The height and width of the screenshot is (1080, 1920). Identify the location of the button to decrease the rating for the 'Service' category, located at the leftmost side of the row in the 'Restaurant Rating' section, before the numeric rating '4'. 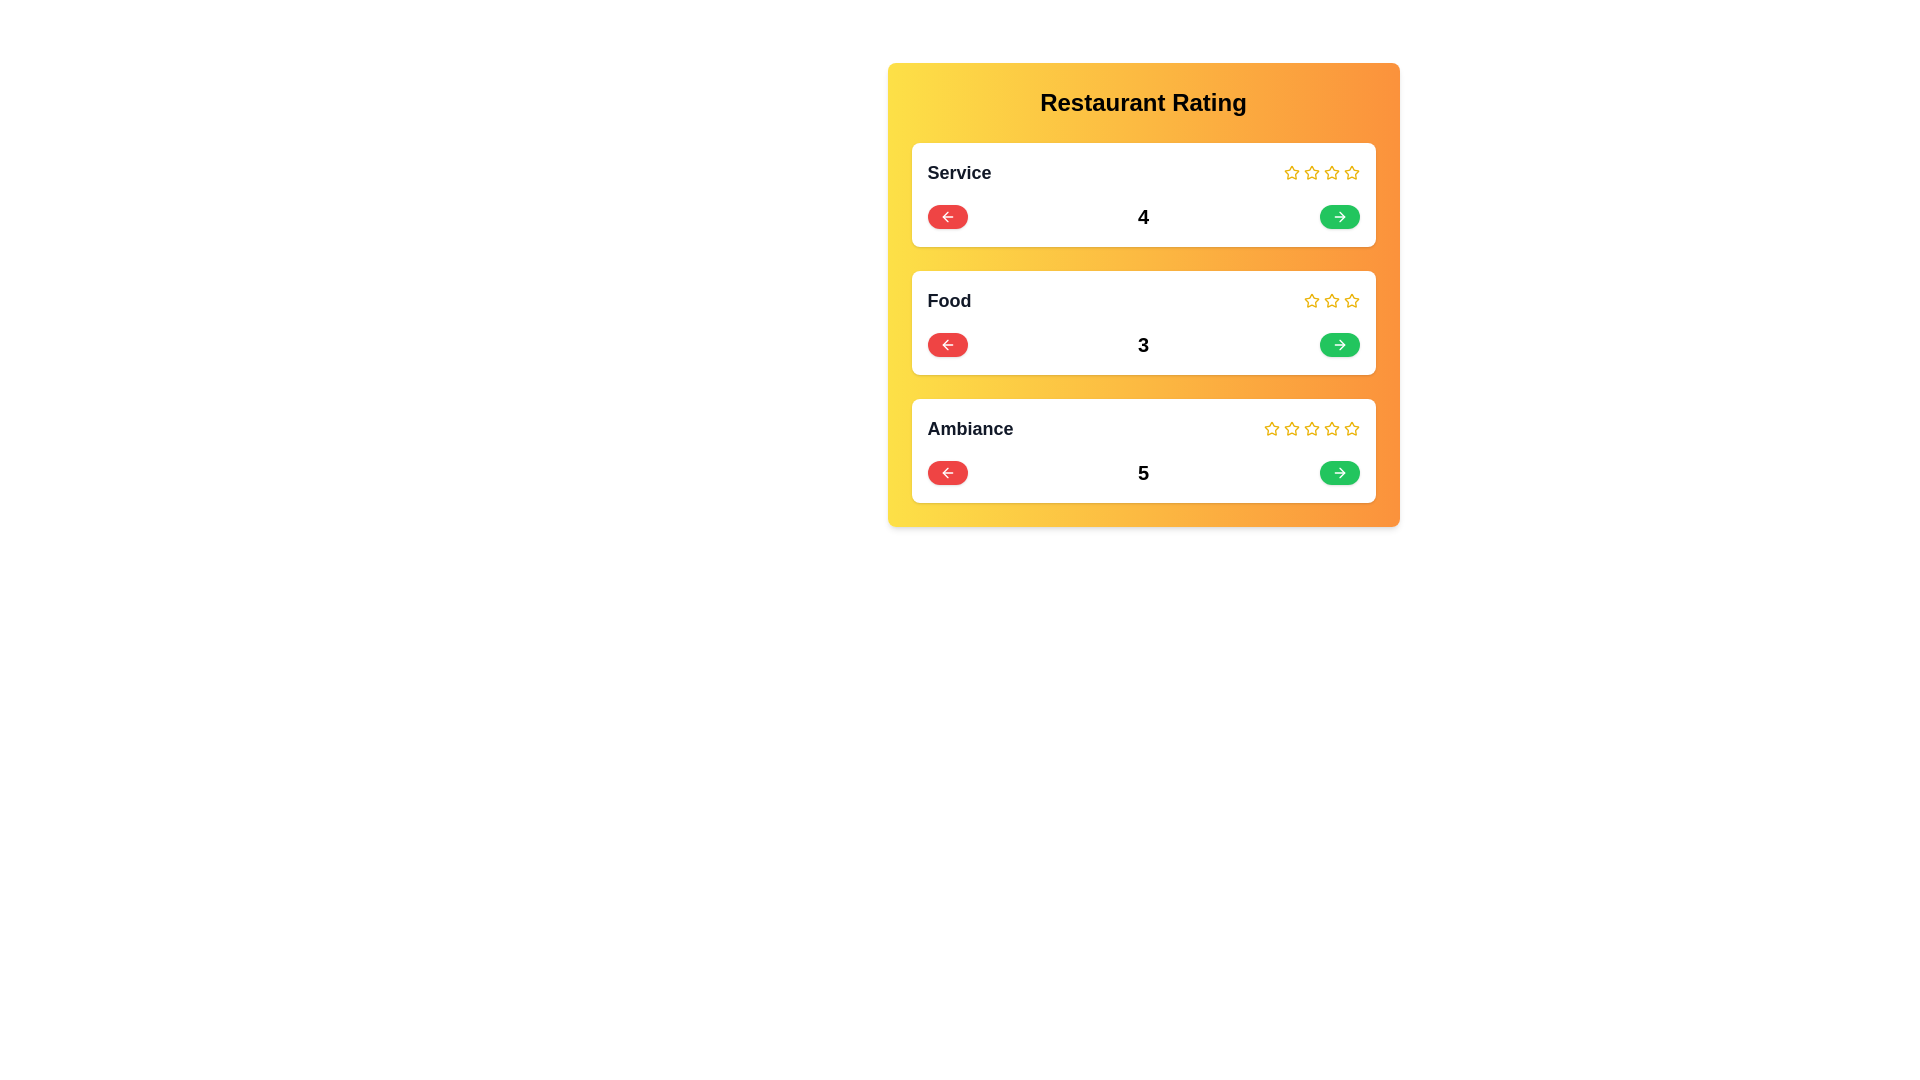
(946, 216).